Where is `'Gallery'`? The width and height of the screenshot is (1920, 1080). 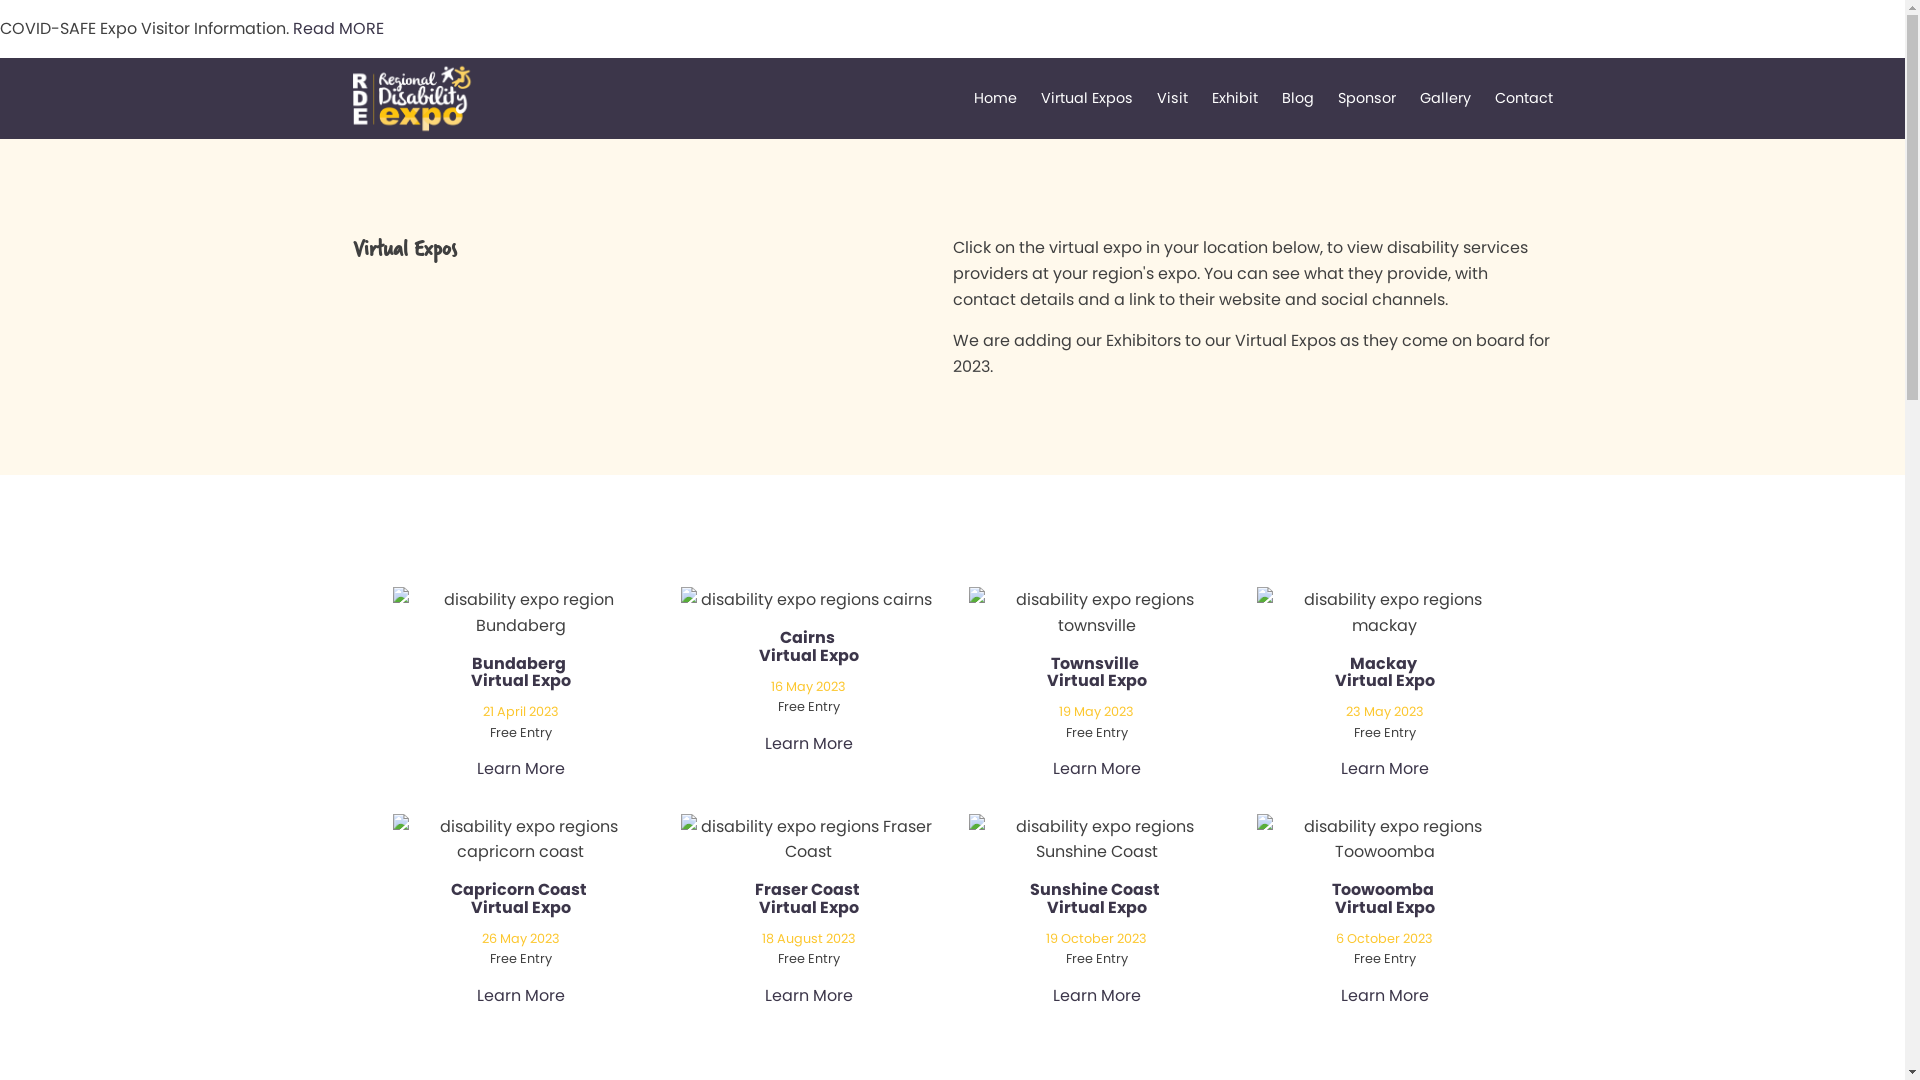 'Gallery' is located at coordinates (1445, 98).